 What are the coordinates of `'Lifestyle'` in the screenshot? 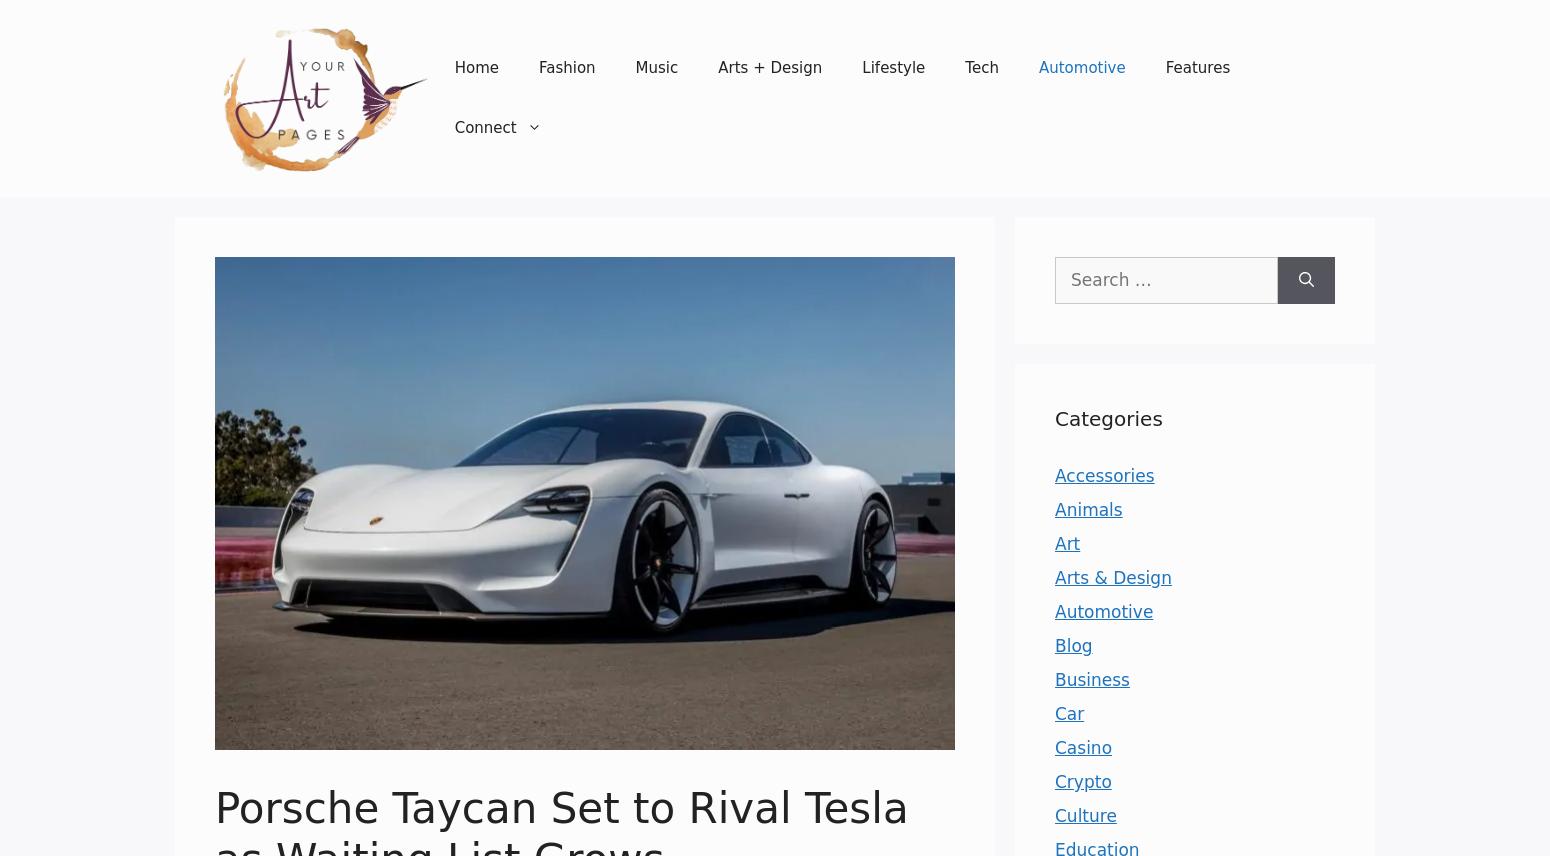 It's located at (861, 66).